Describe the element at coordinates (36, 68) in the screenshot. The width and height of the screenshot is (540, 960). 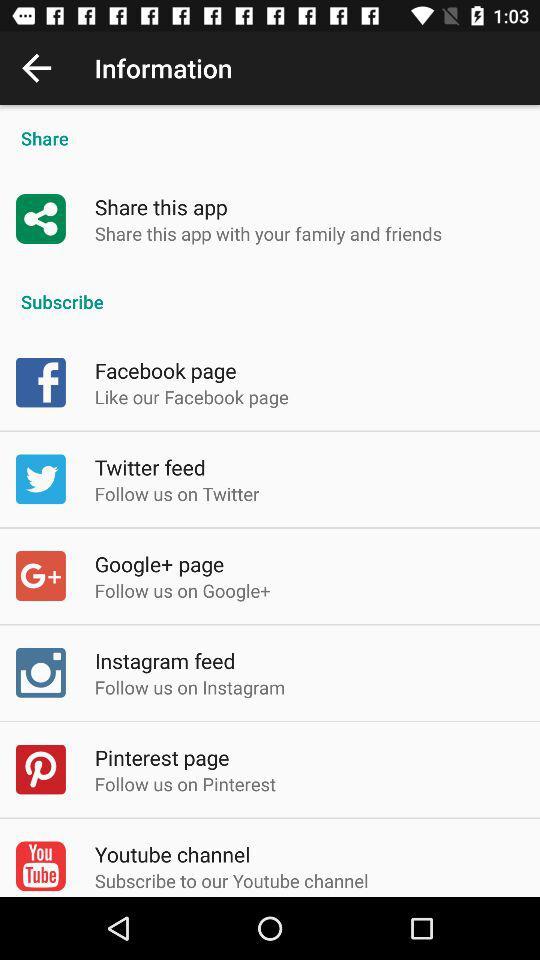
I see `go back` at that location.